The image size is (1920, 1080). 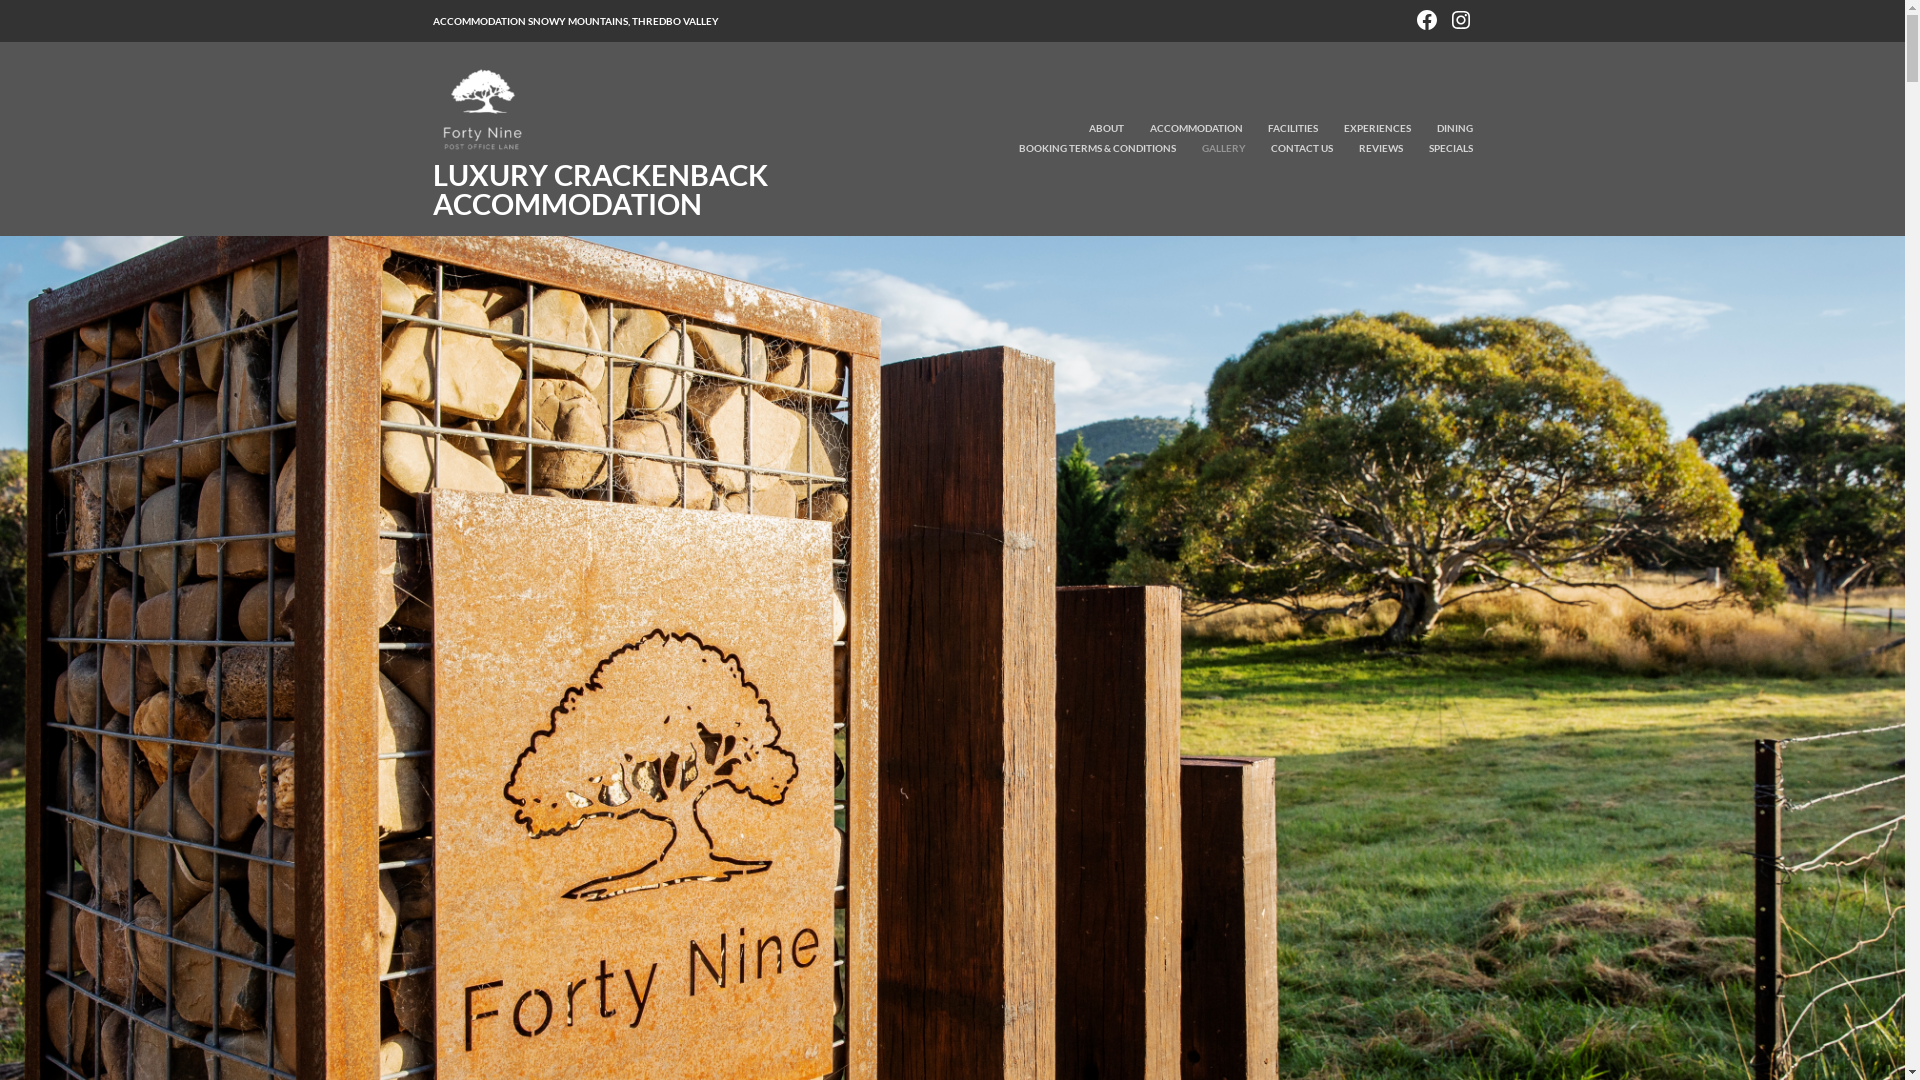 What do you see at coordinates (1210, 148) in the screenshot?
I see `'GALLERY'` at bounding box center [1210, 148].